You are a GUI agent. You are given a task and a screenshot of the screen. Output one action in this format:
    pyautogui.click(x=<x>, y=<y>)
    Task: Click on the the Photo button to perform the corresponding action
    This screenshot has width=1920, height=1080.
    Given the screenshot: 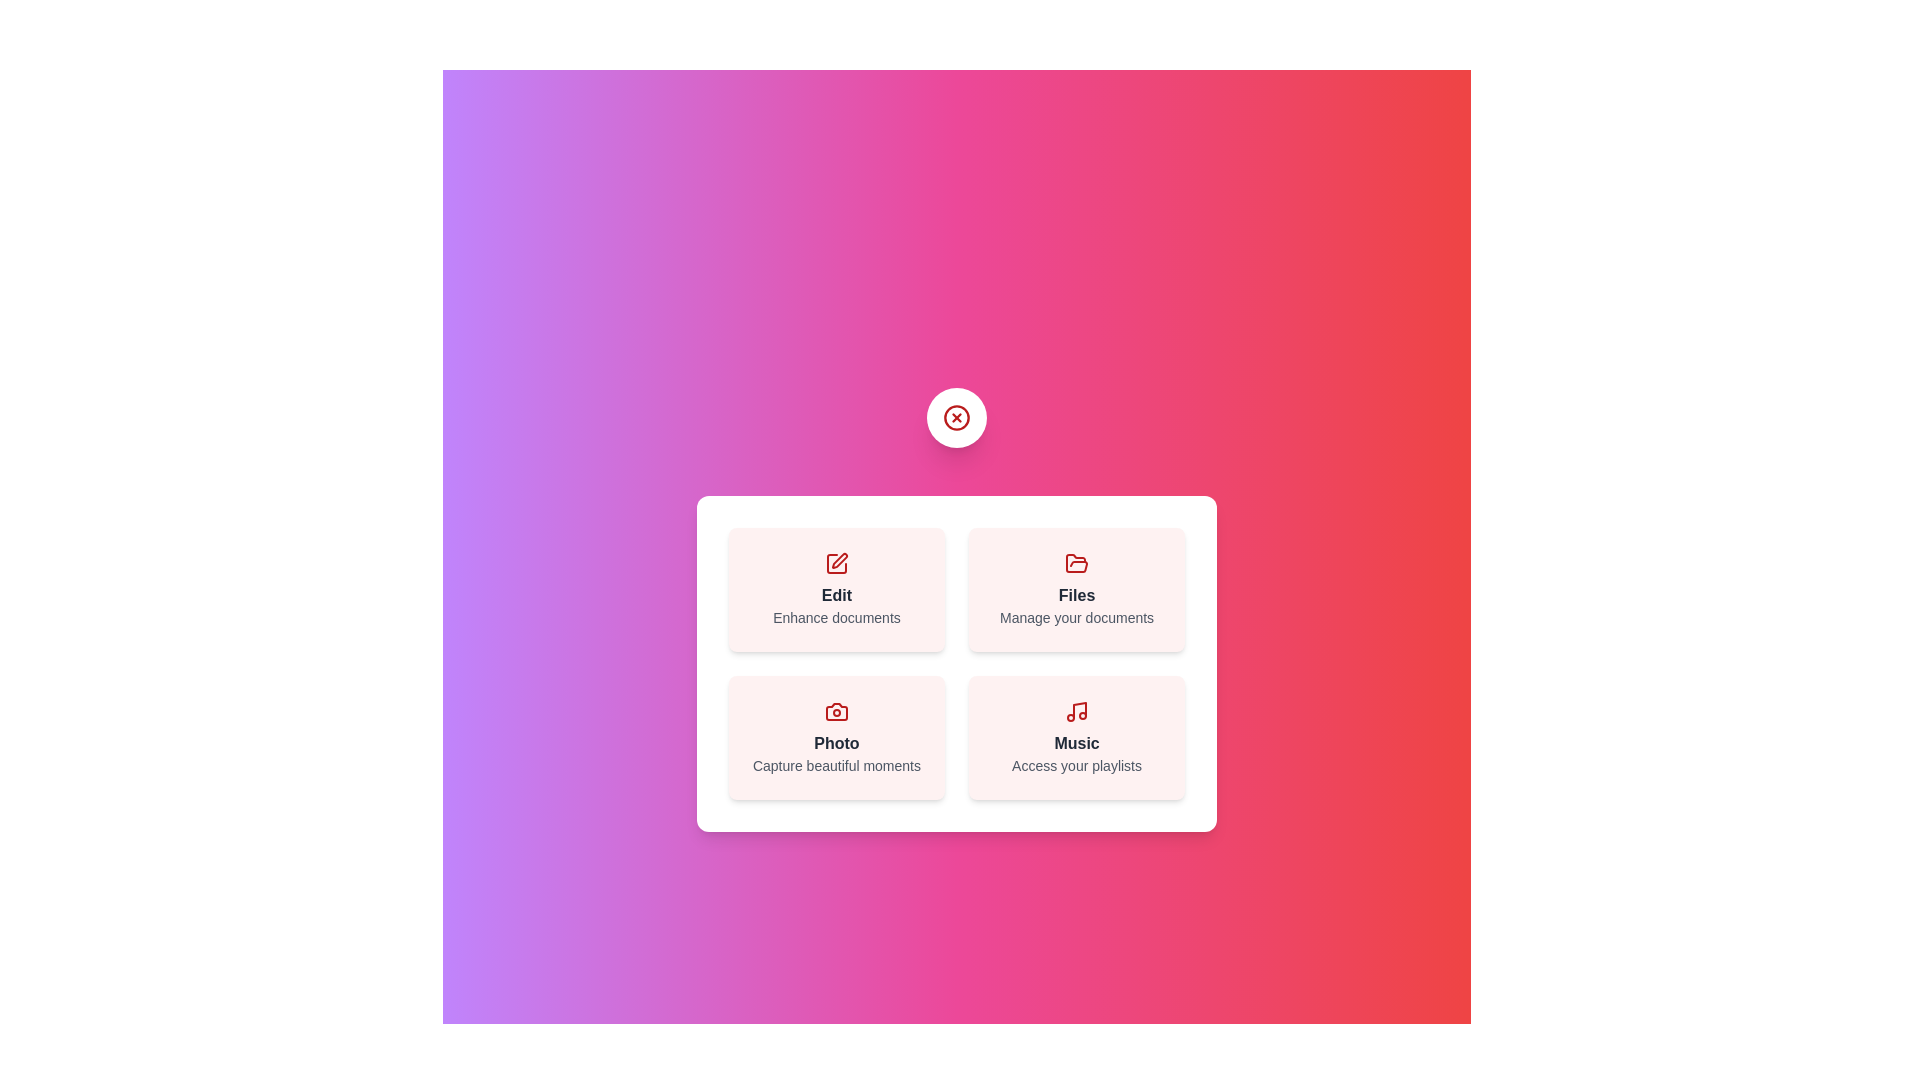 What is the action you would take?
    pyautogui.click(x=836, y=737)
    